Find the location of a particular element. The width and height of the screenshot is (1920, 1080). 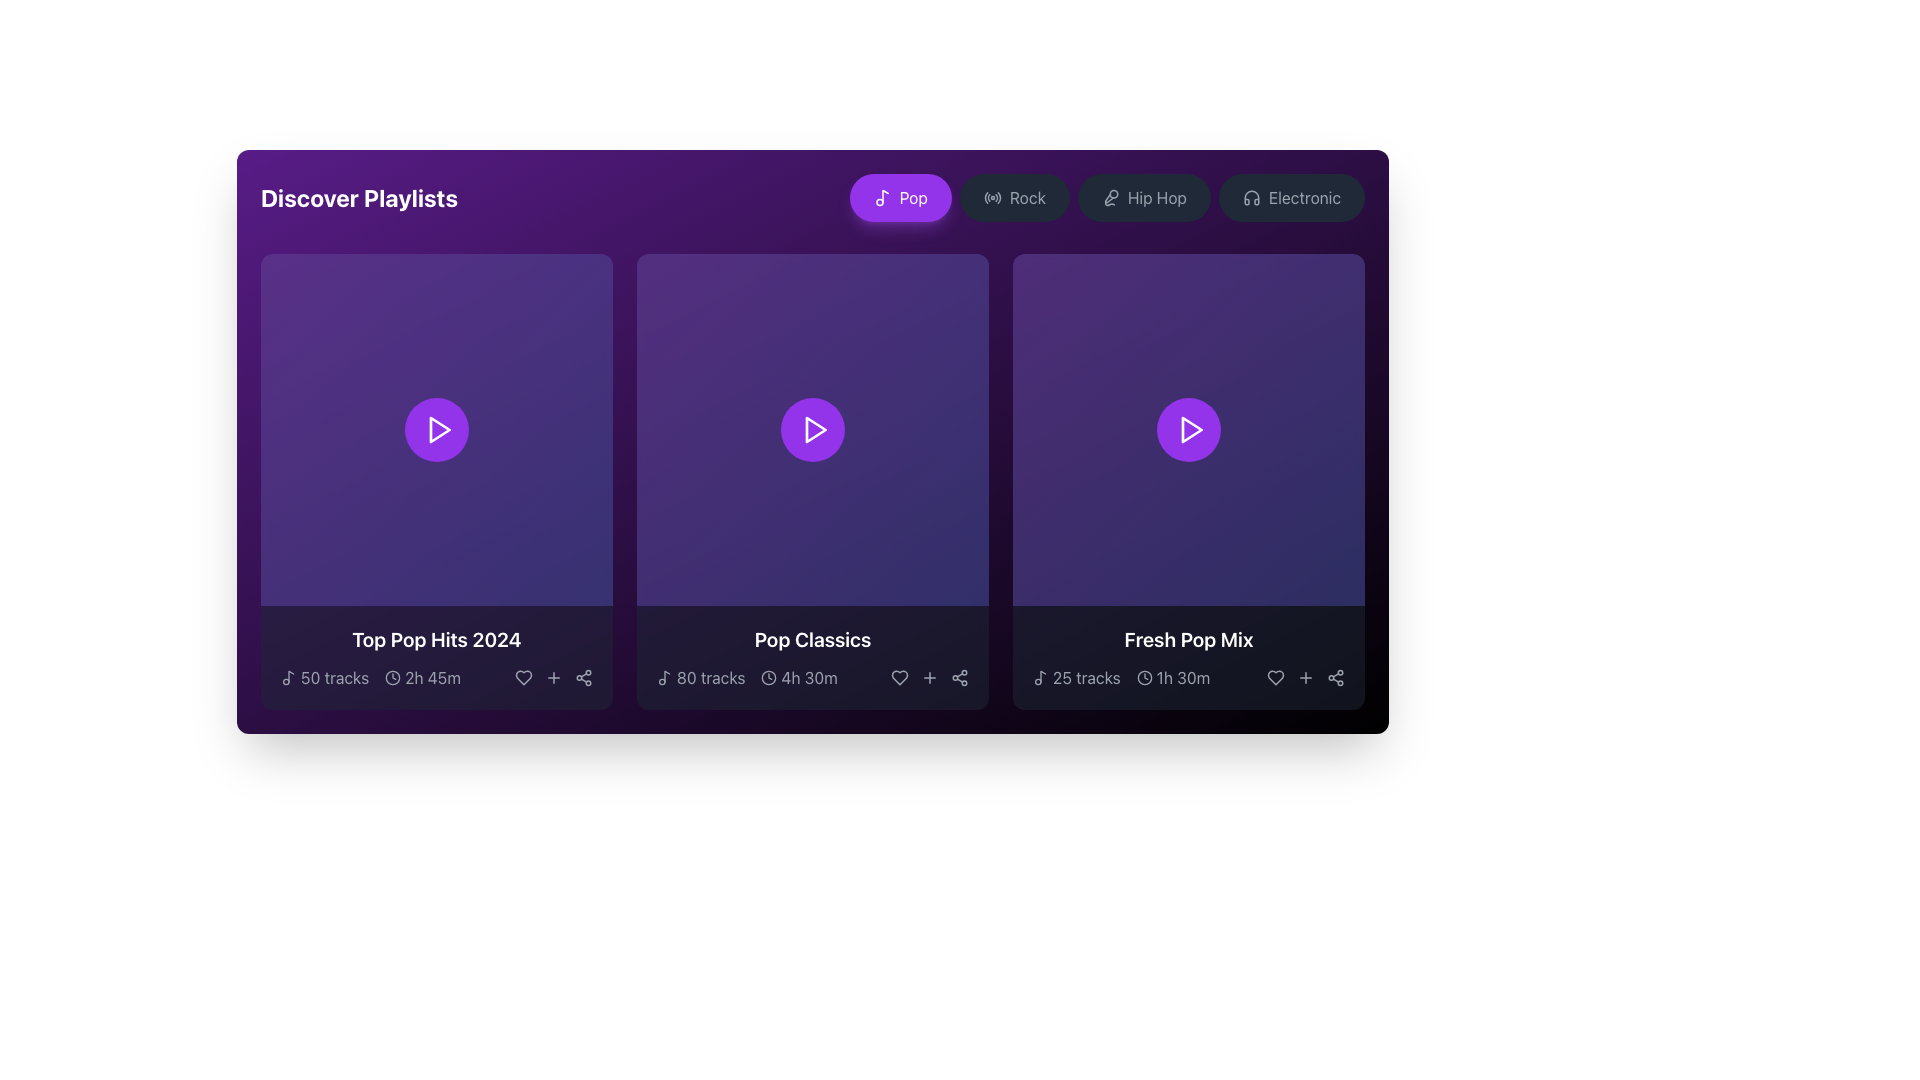

the clock icon that indicates the duration associated with the 'Pop Classics' playlist, positioned to the left of the text '4h 30m.' is located at coordinates (768, 677).